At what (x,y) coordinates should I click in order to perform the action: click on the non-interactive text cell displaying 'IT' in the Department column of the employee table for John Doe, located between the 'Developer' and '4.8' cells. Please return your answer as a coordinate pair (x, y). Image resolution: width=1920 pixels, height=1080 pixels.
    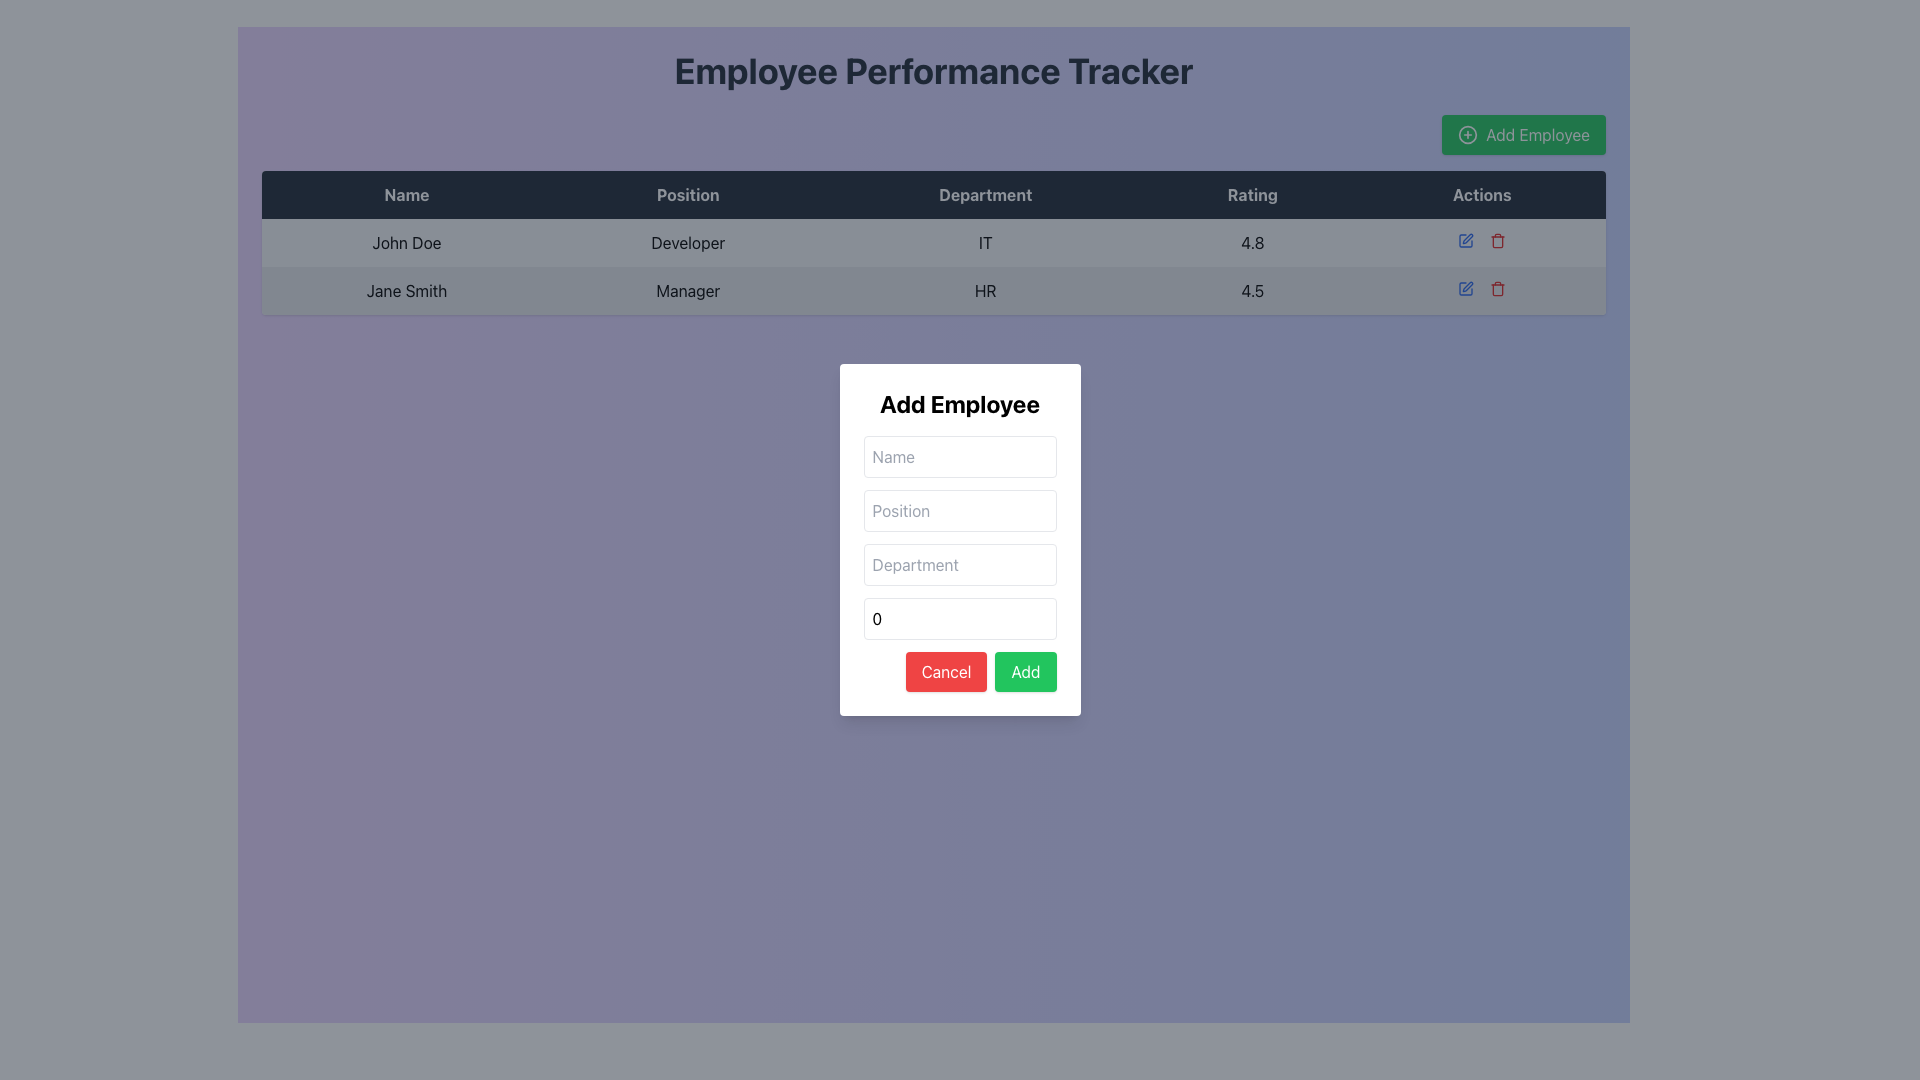
    Looking at the image, I should click on (985, 242).